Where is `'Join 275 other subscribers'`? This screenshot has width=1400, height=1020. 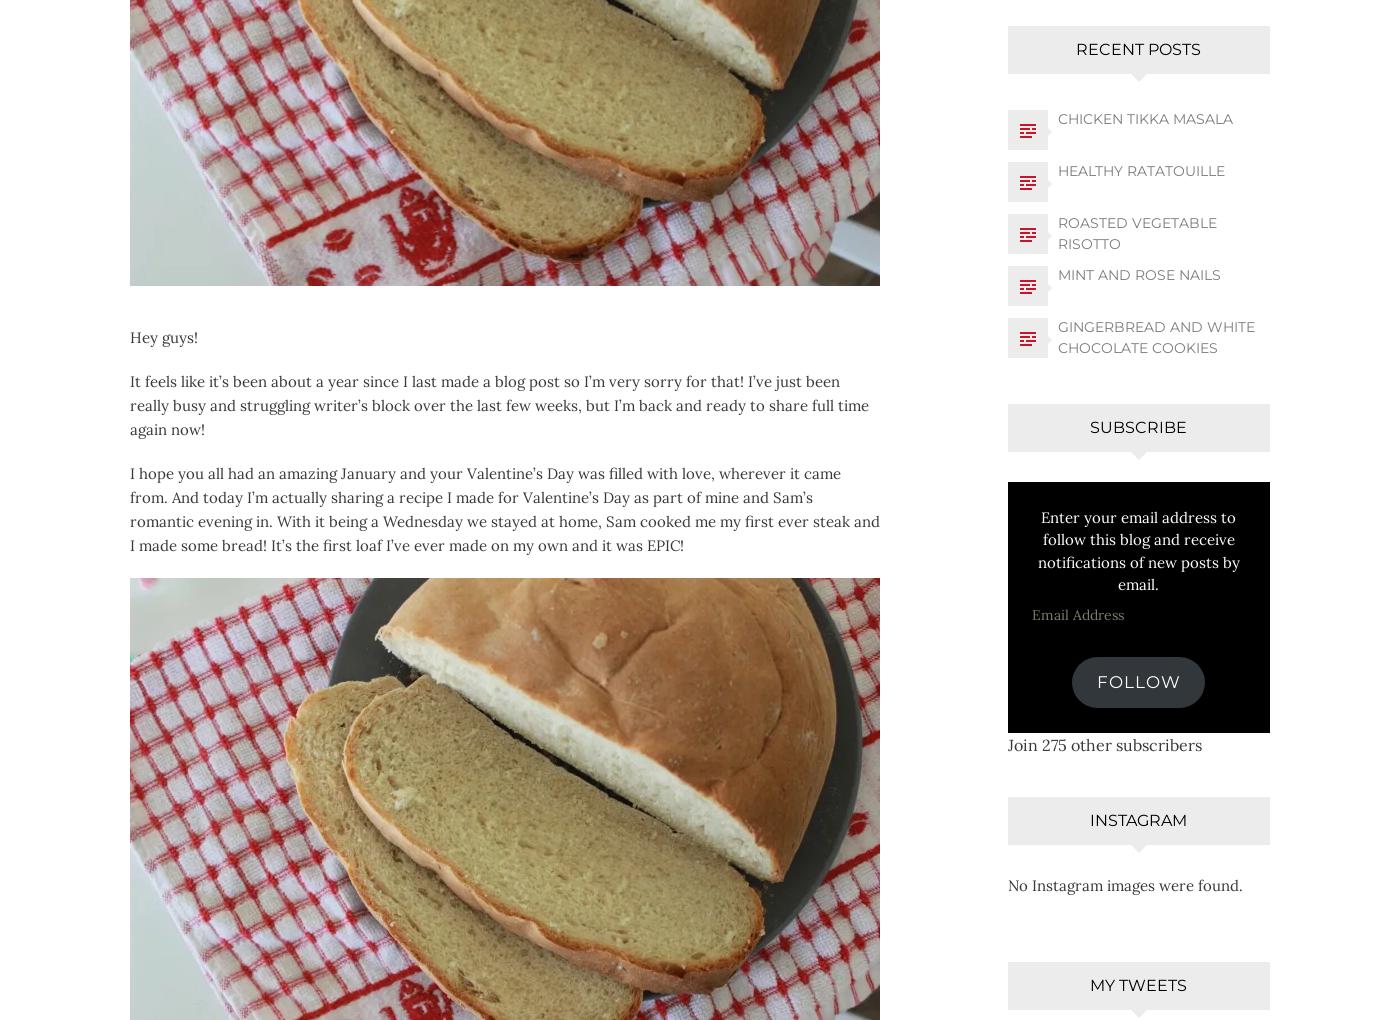 'Join 275 other subscribers' is located at coordinates (1104, 745).